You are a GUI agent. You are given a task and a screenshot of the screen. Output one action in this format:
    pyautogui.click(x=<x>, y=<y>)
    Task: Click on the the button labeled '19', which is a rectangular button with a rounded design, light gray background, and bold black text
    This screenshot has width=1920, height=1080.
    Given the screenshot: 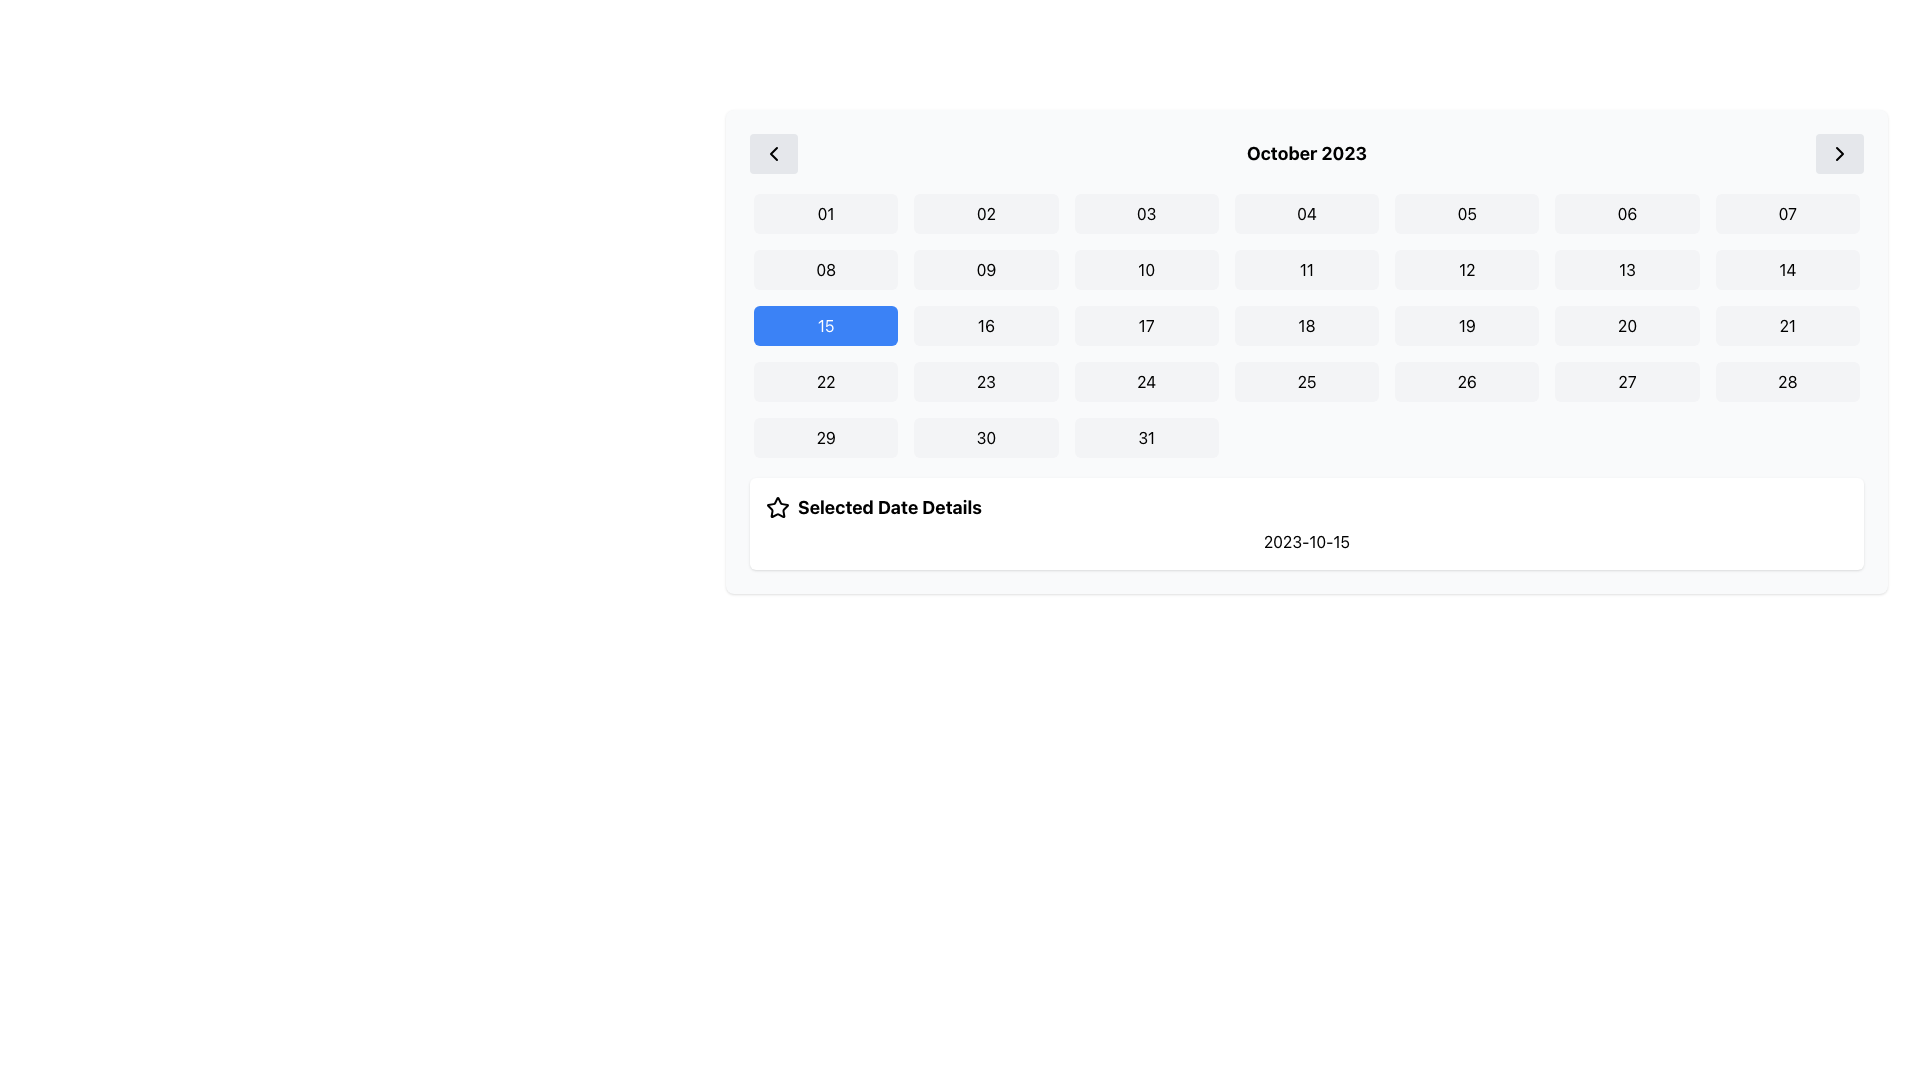 What is the action you would take?
    pyautogui.click(x=1467, y=325)
    